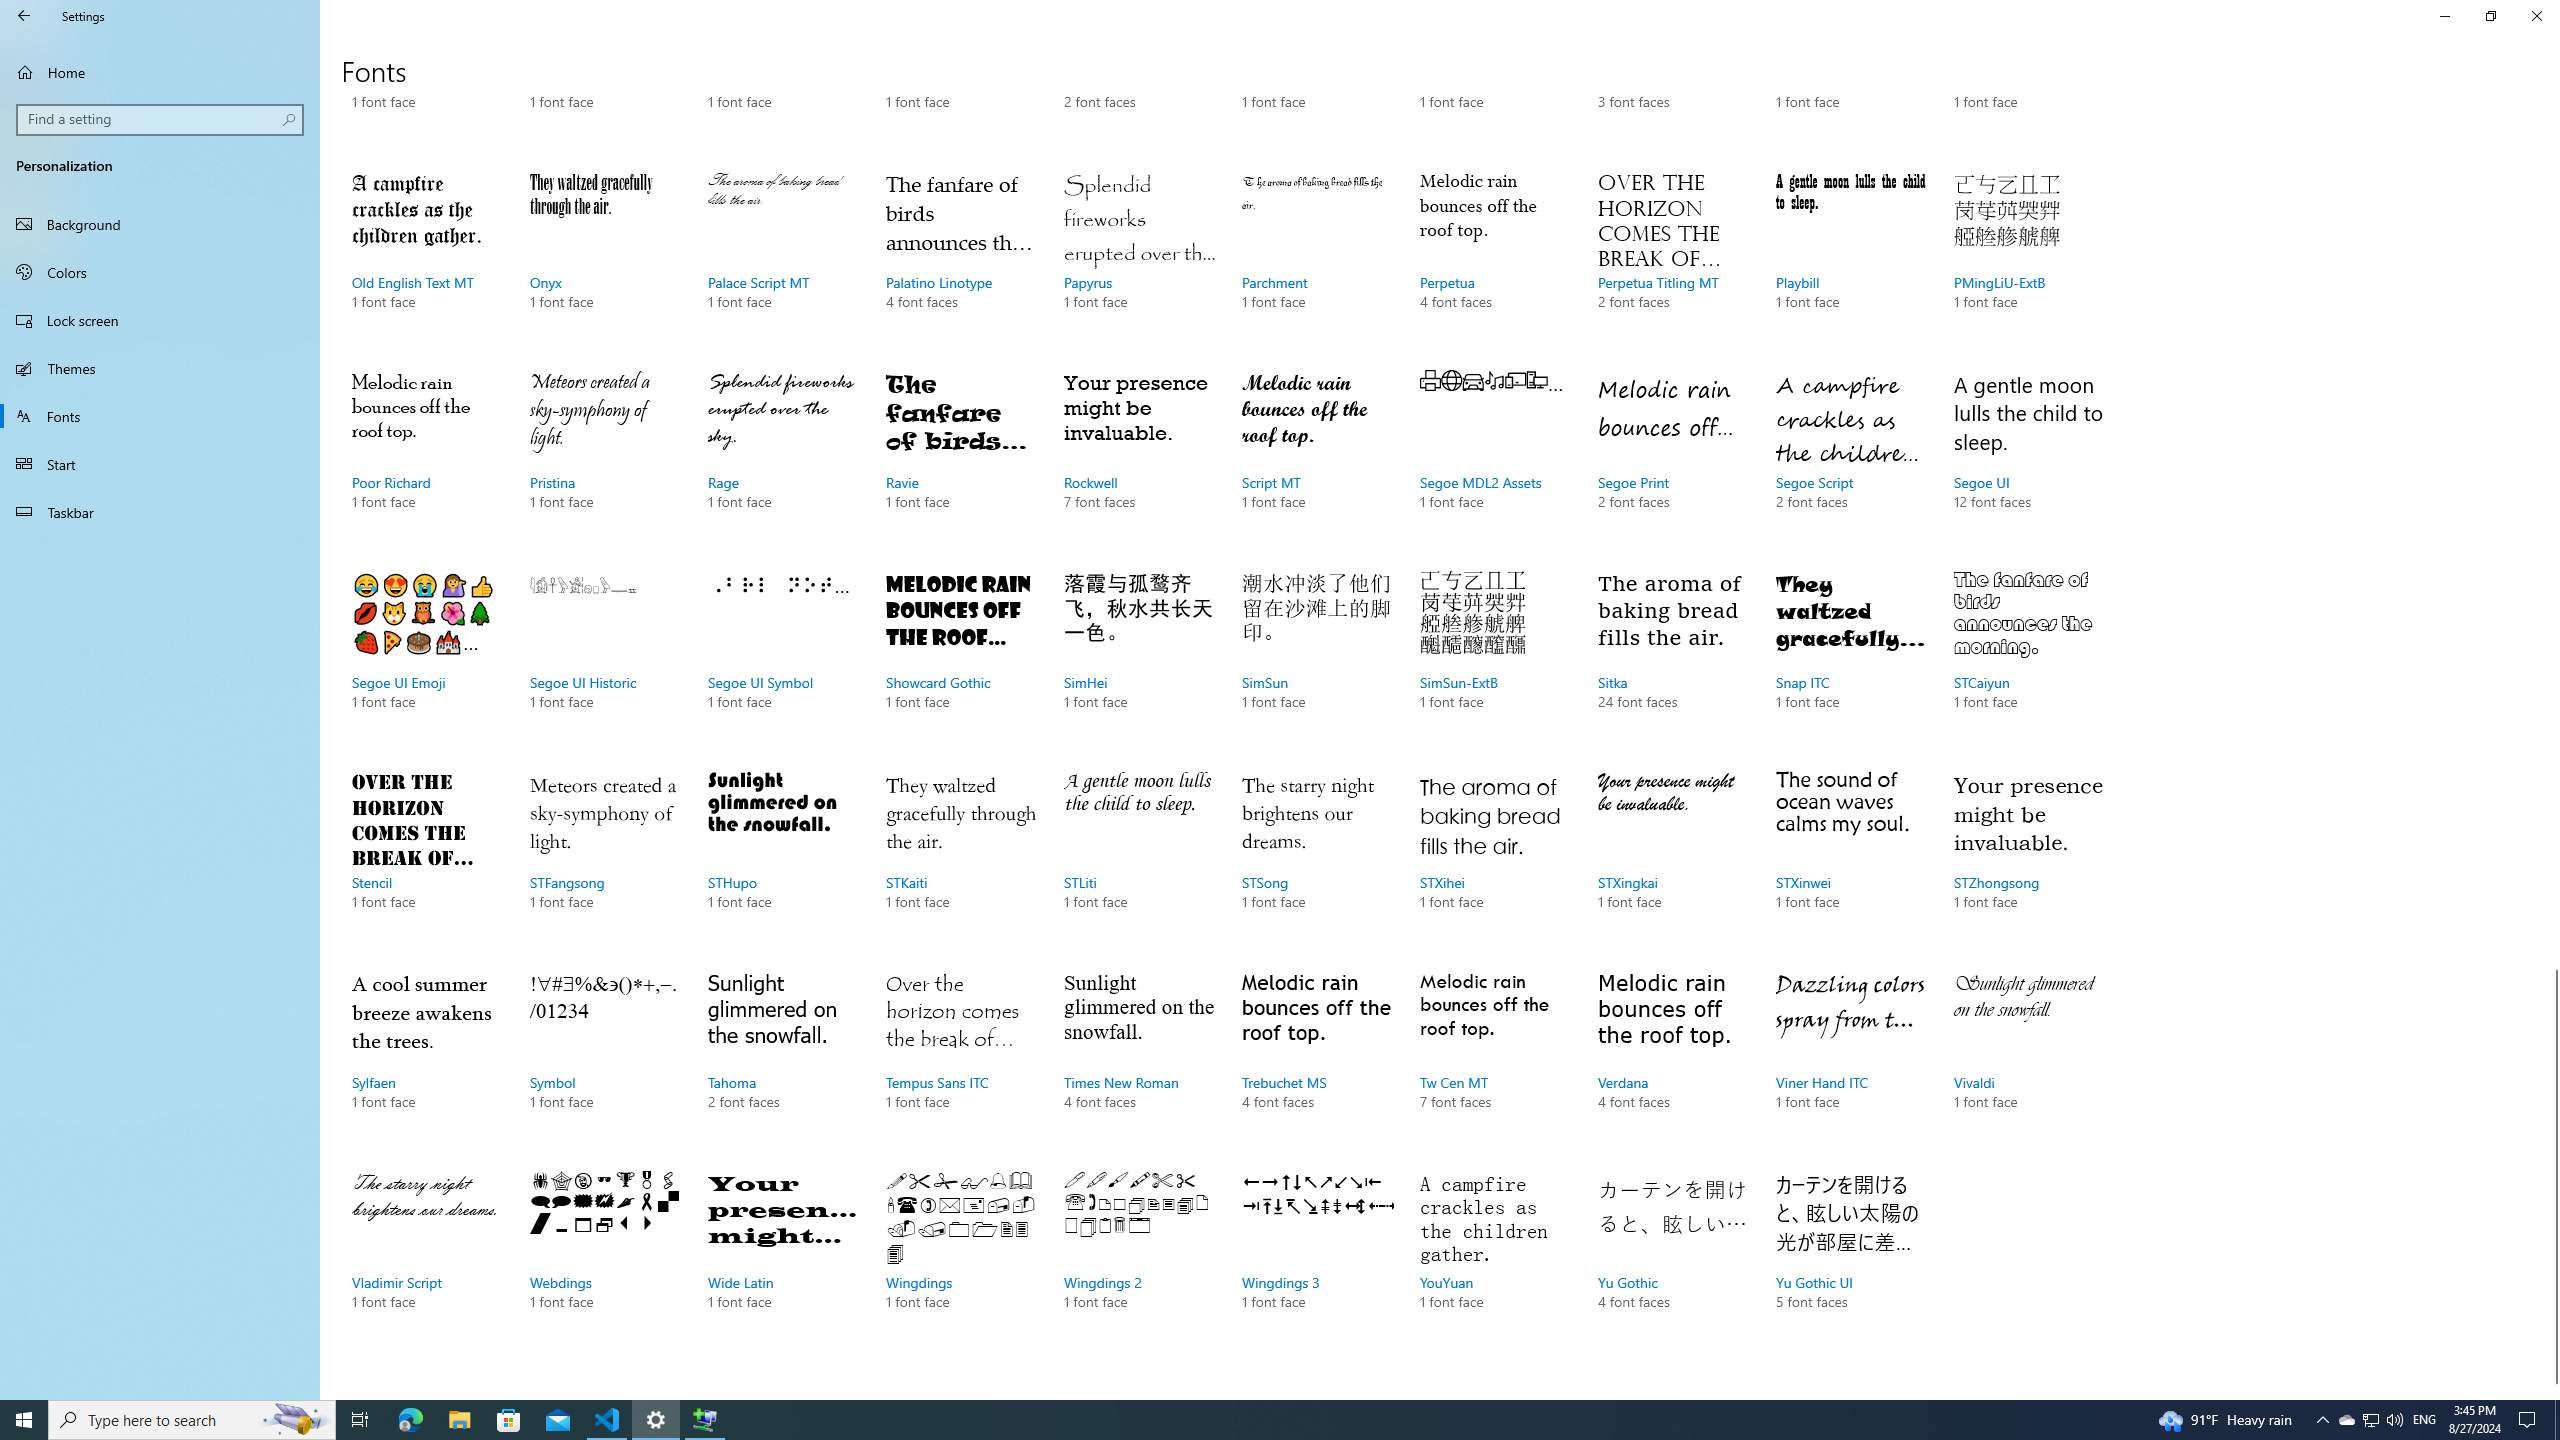 This screenshot has height=1440, width=2560. Describe the element at coordinates (1850, 659) in the screenshot. I see `'Snap ITC, 1 font face'` at that location.